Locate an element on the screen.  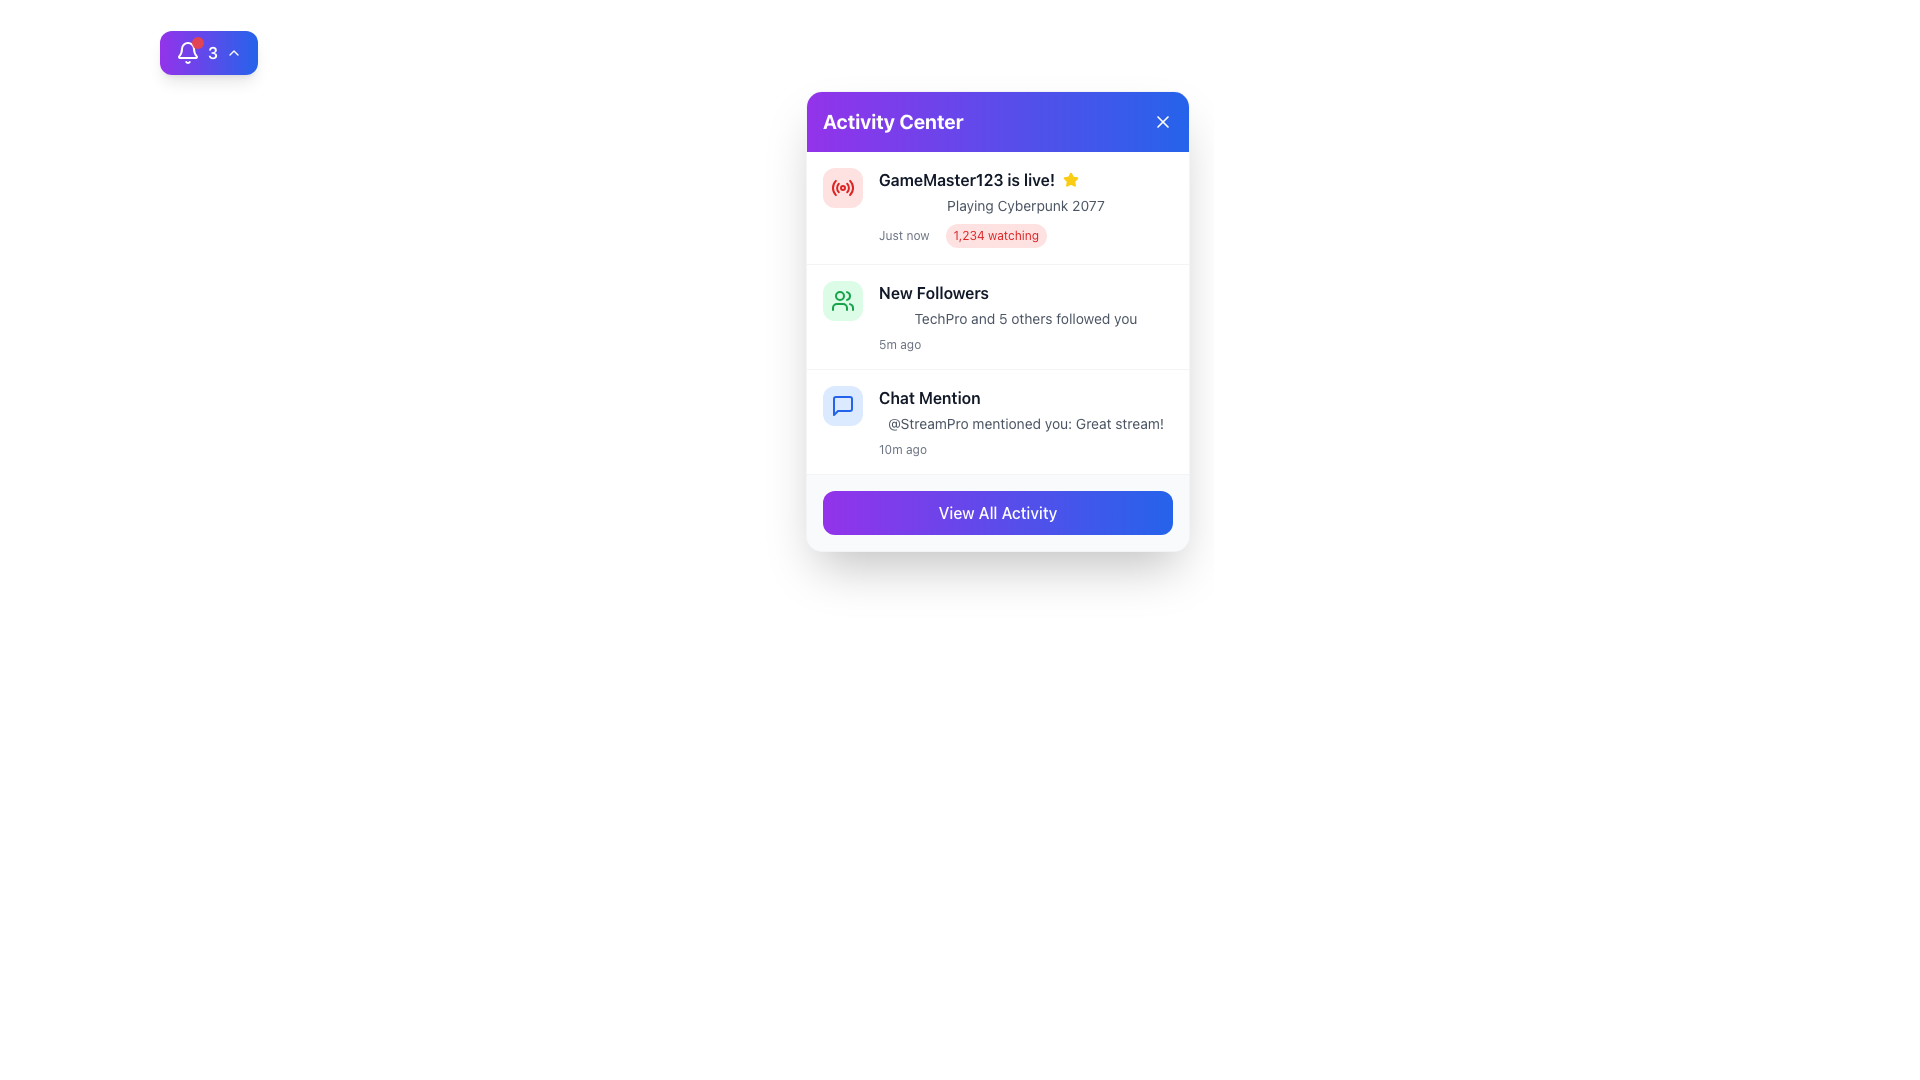
the chevron icon located at the rightmost position of a horizontal stack in the rounded notification button, which follows the number '3' displayed in white is located at coordinates (234, 52).